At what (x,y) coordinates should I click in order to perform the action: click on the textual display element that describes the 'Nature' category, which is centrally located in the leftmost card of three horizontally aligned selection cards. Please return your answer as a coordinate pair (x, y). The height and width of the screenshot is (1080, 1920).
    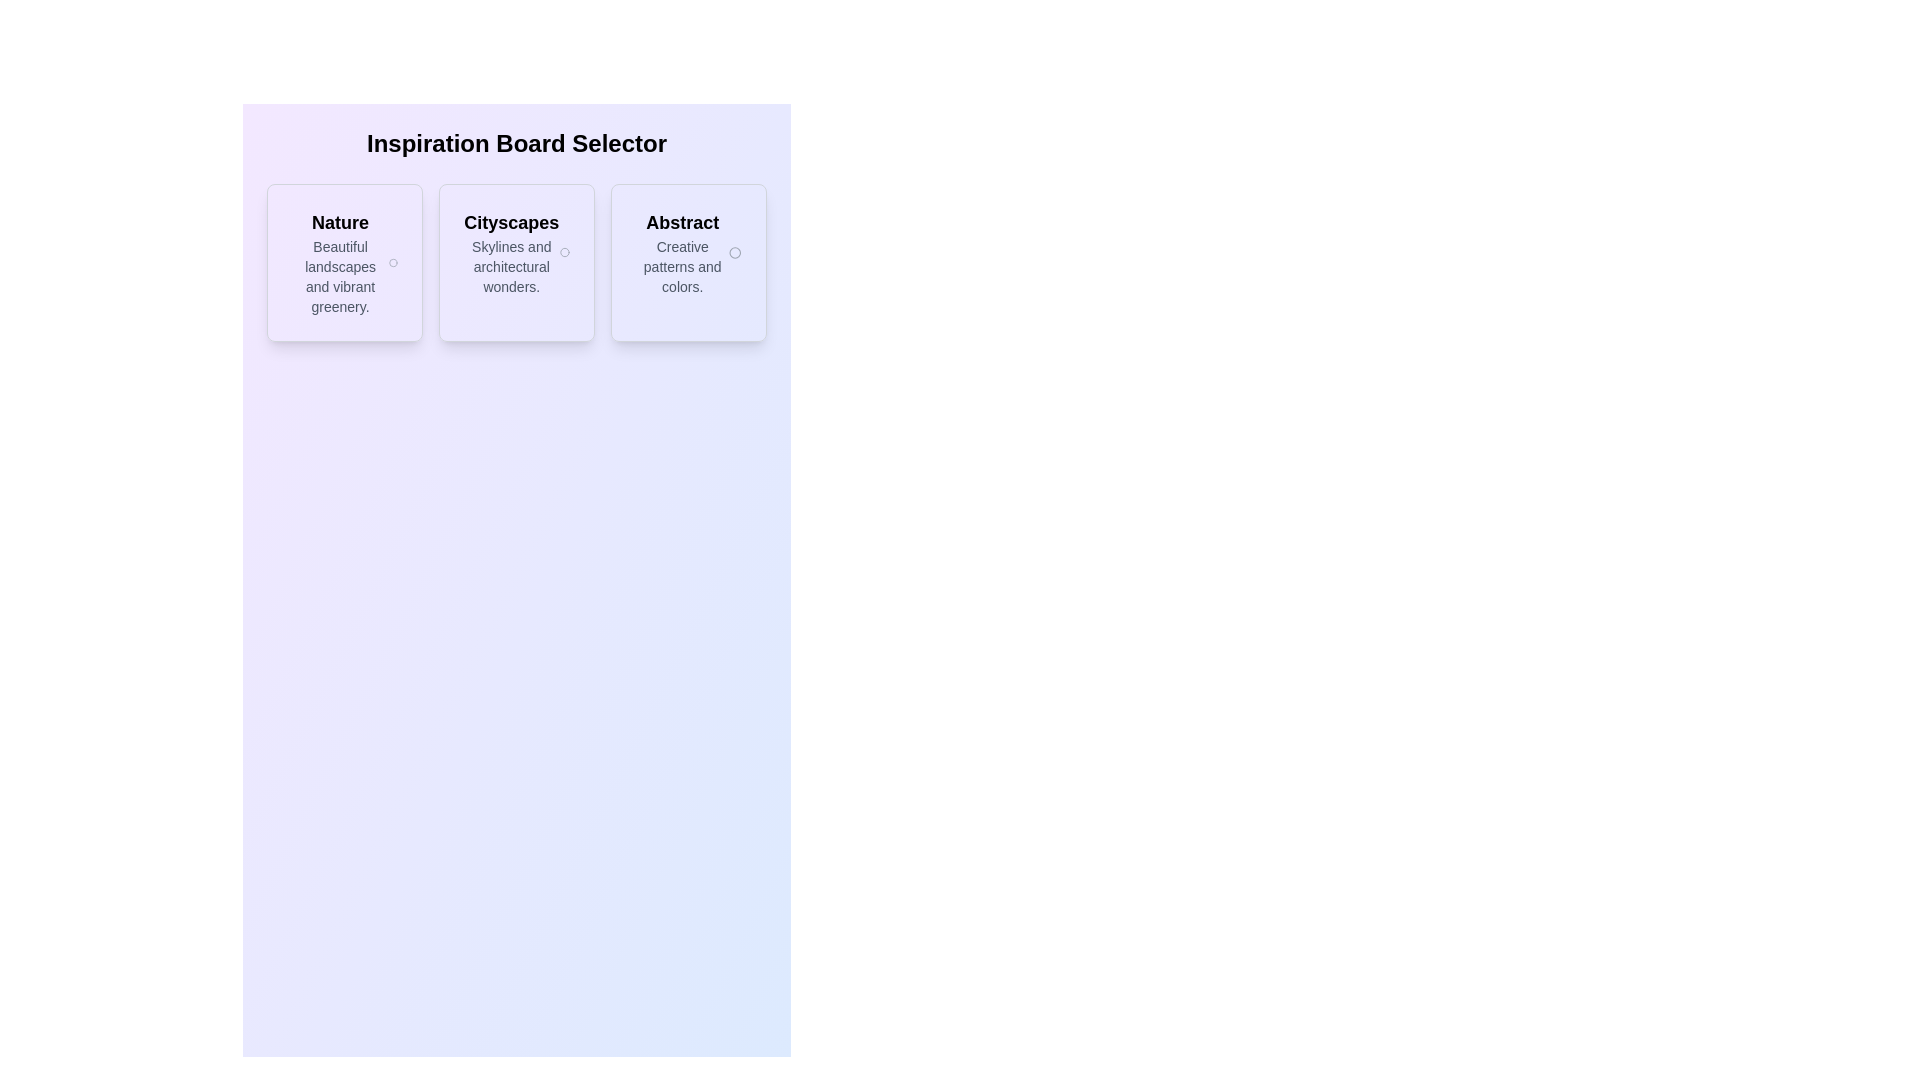
    Looking at the image, I should click on (345, 261).